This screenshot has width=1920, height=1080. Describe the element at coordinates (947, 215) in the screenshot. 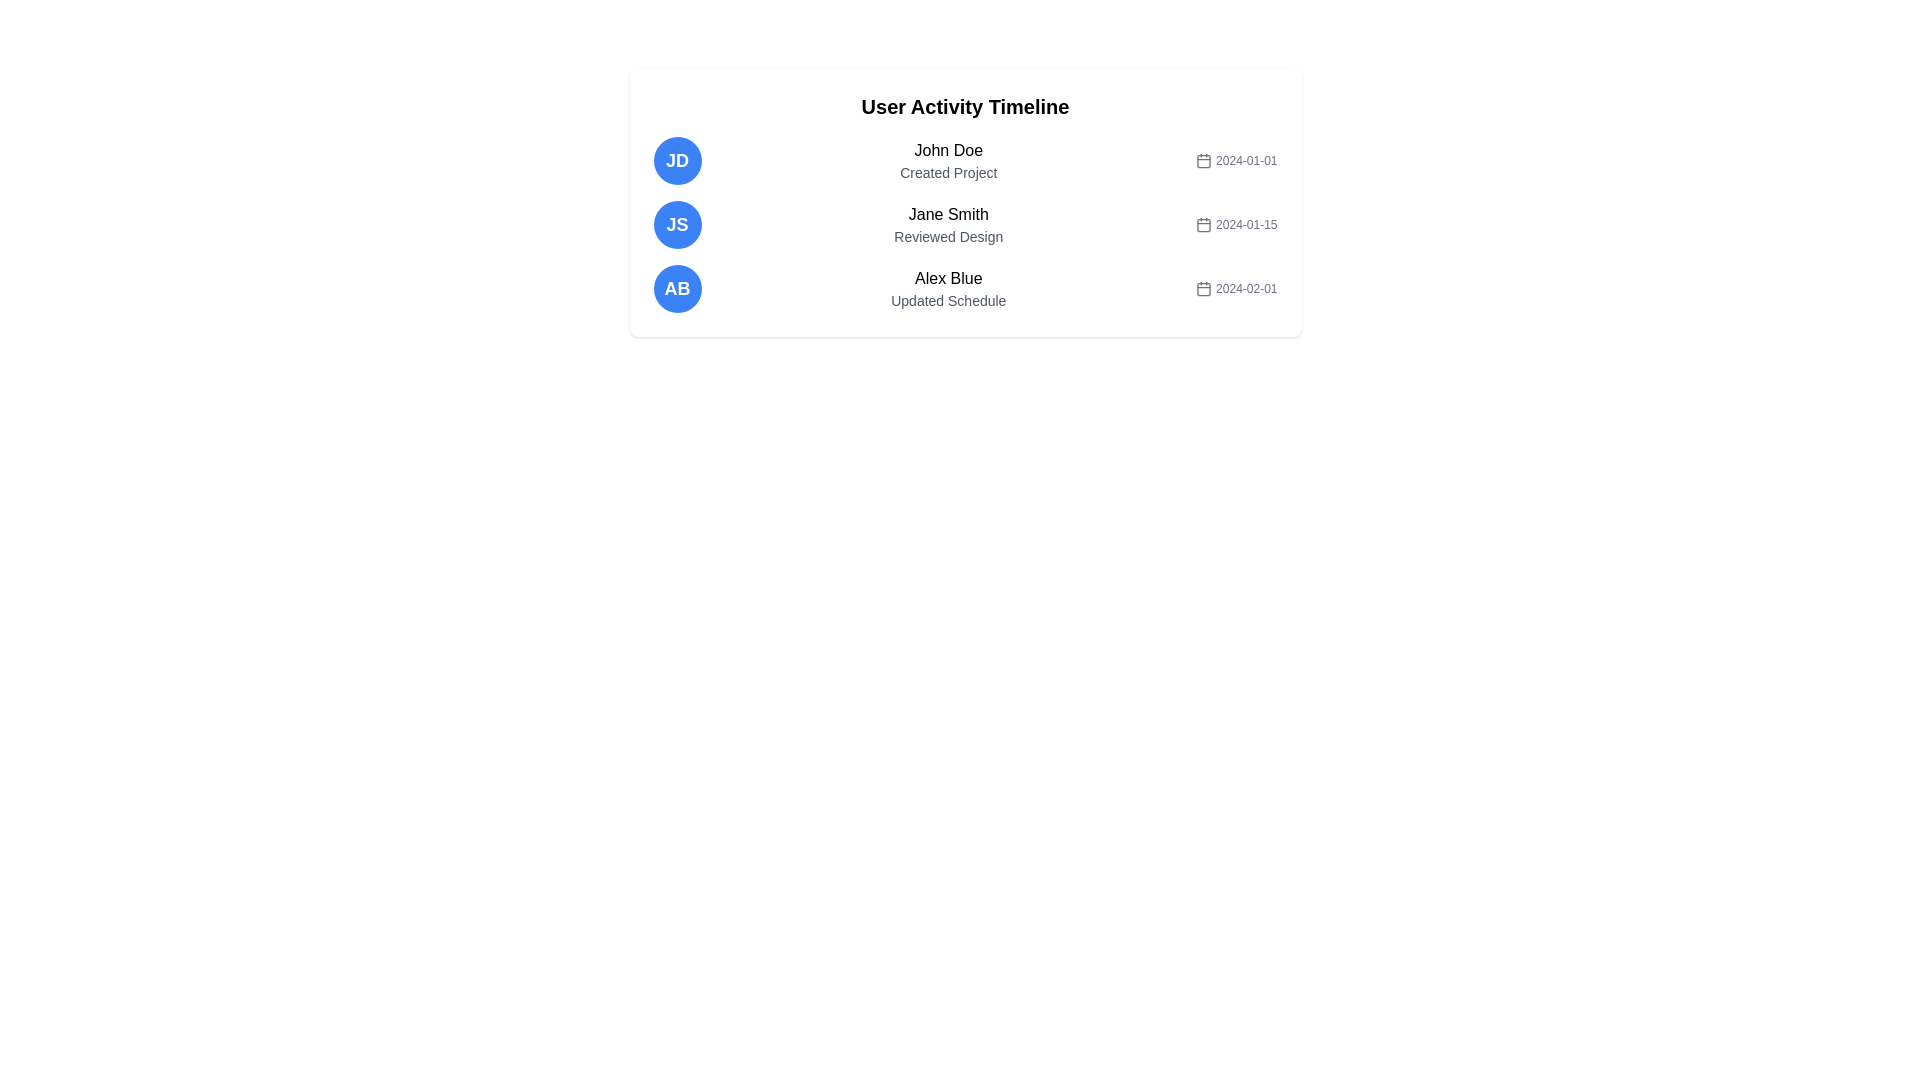

I see `the text label displaying the name 'Jane Smith' in bold black font within the 'User Activity Timeline' section` at that location.